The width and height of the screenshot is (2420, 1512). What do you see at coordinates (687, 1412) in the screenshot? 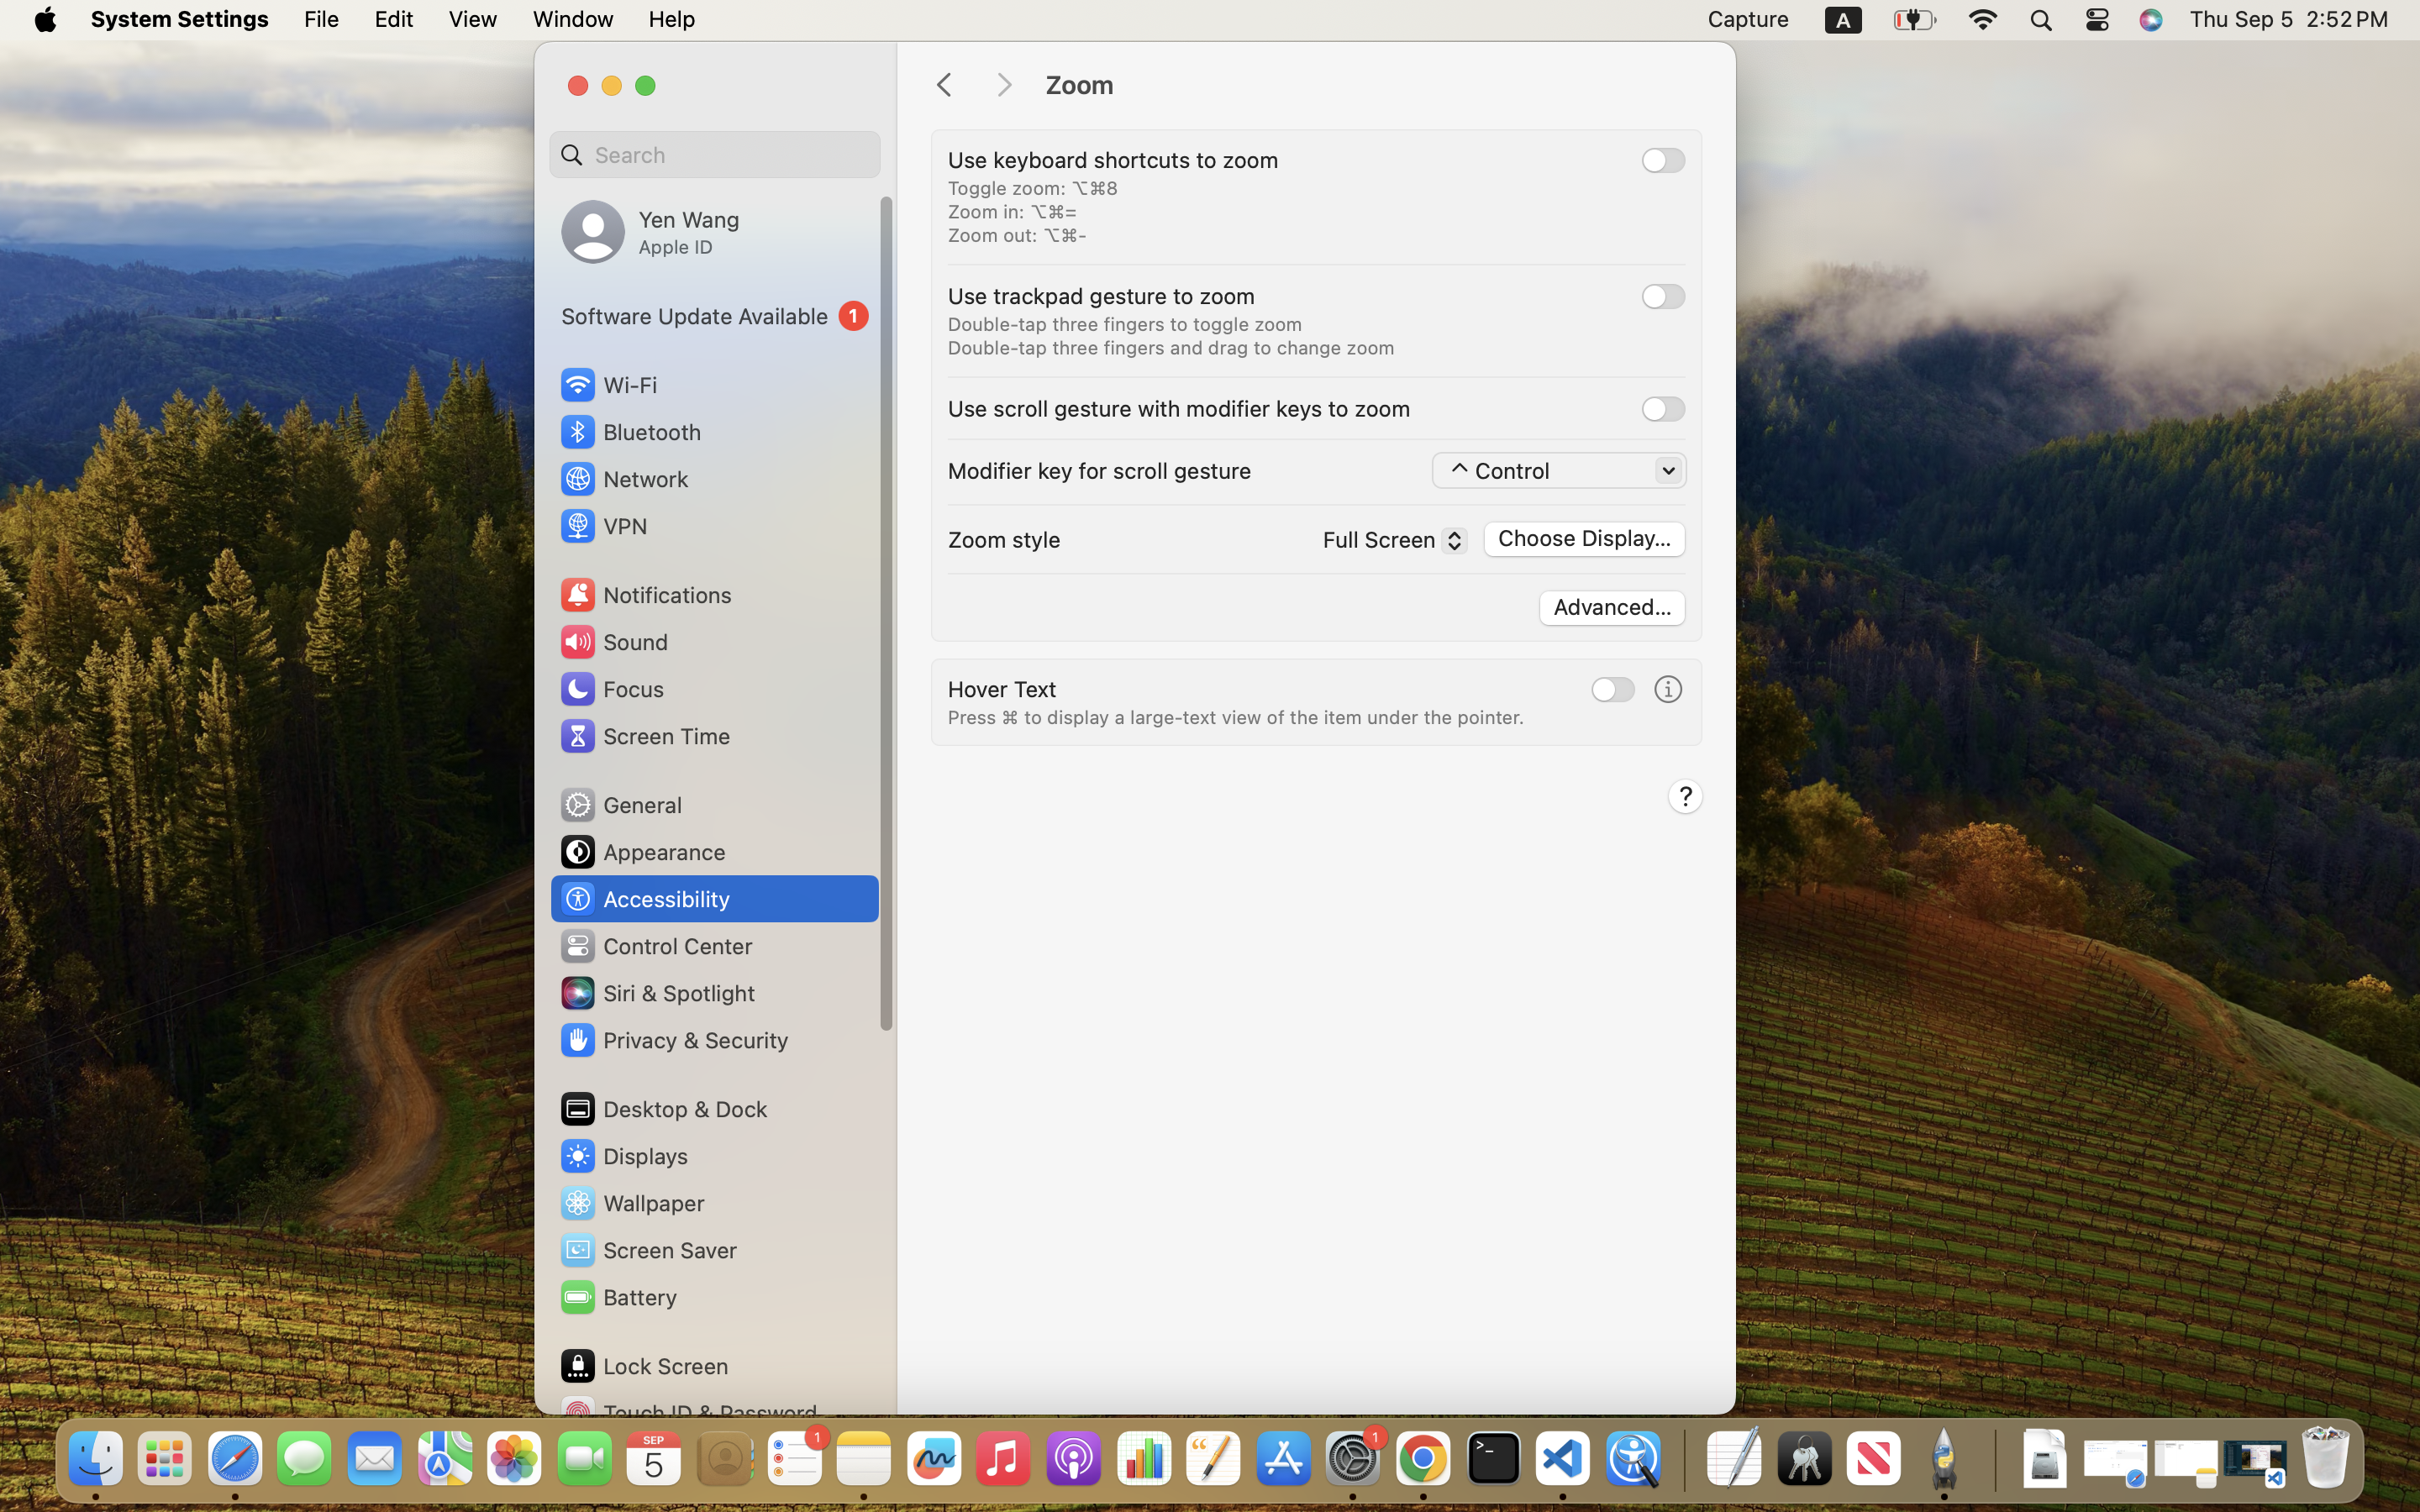
I see `'Touch ID & Password'` at bounding box center [687, 1412].